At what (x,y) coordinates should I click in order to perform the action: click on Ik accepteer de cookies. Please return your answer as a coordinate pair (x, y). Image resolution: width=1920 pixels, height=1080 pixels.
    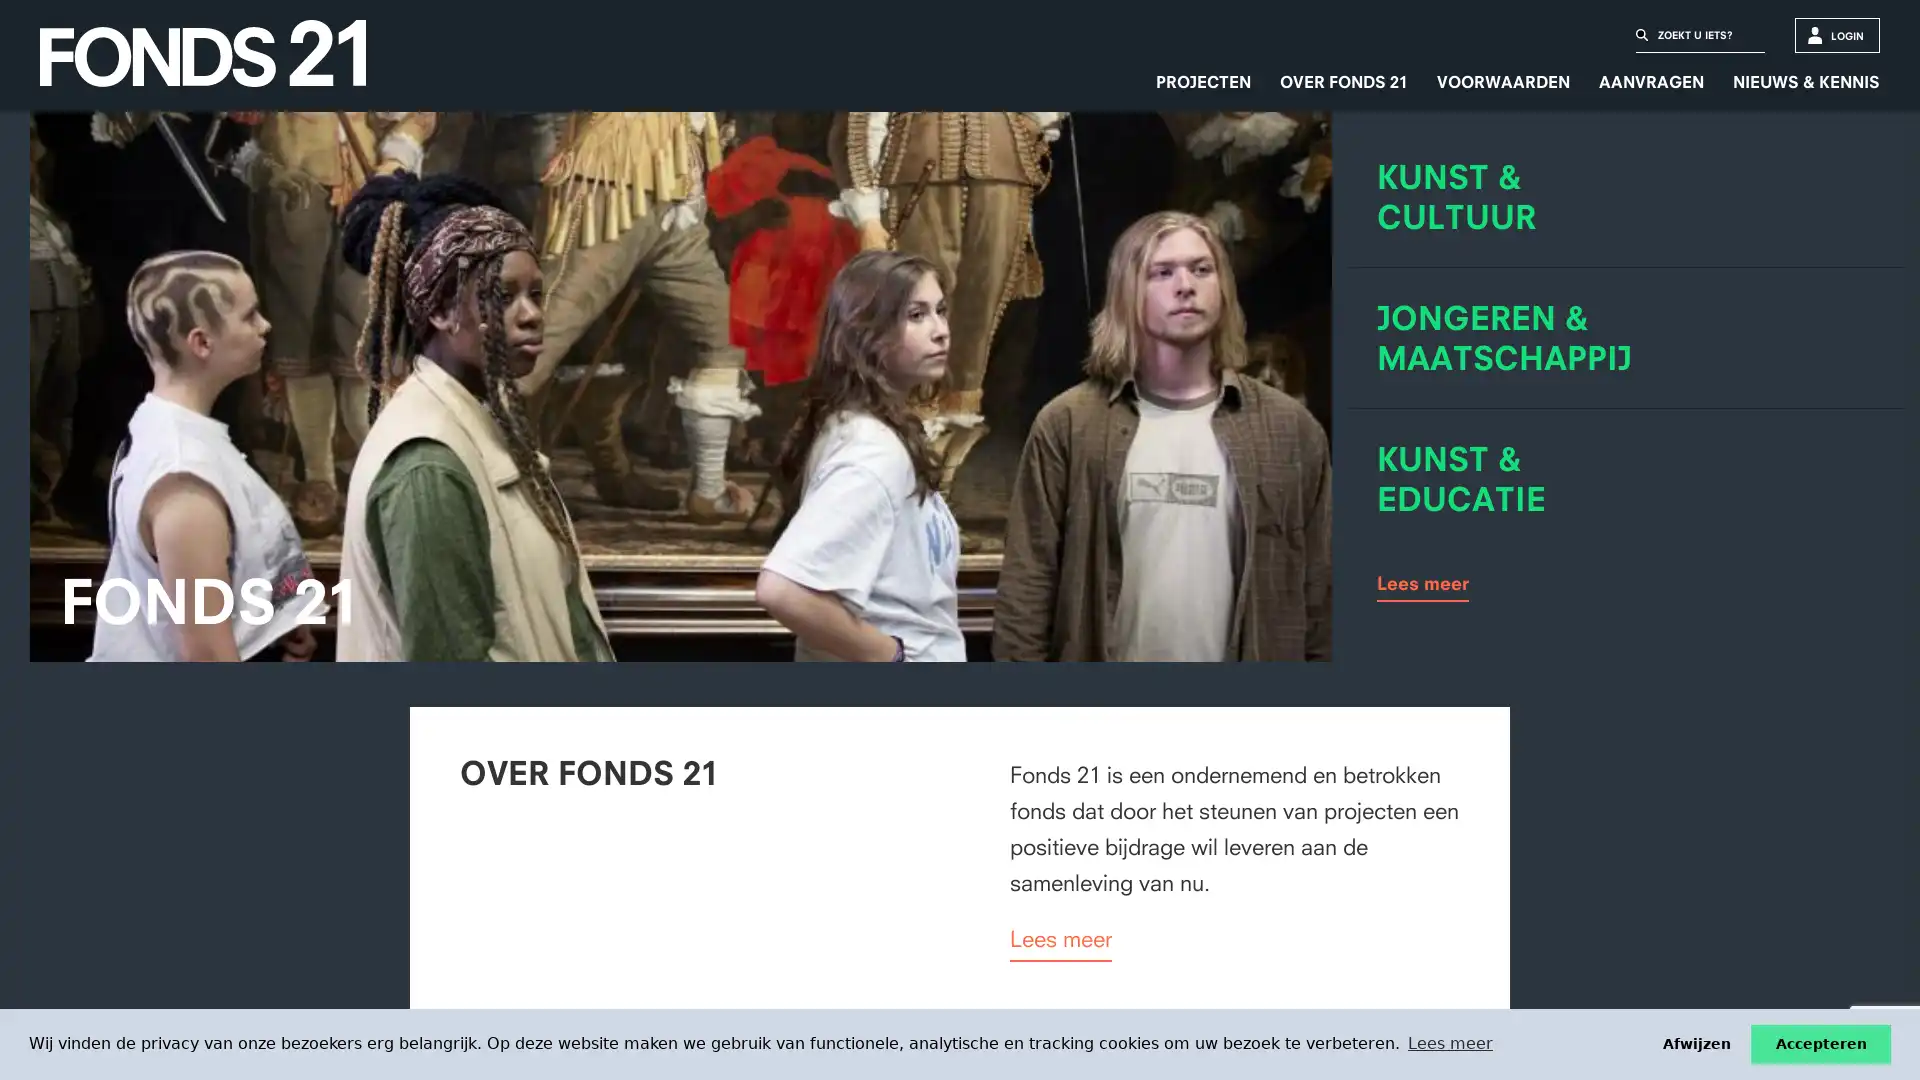
    Looking at the image, I should click on (1820, 1043).